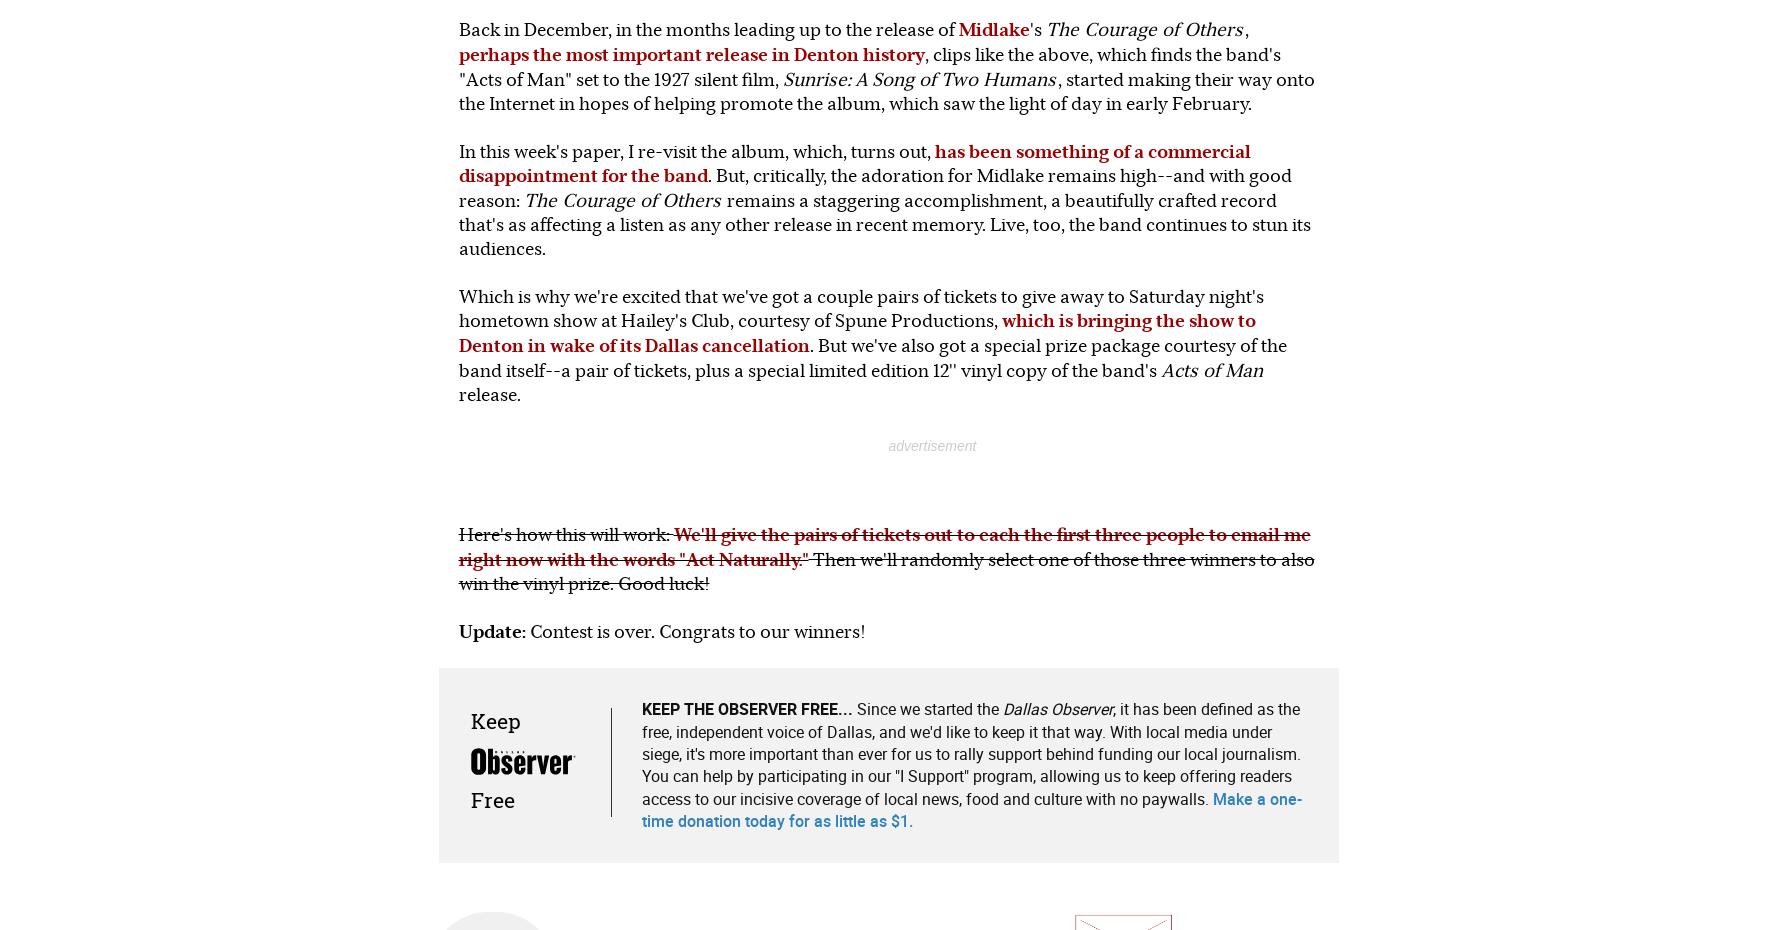 This screenshot has height=930, width=1777. Describe the element at coordinates (564, 532) in the screenshot. I see `'Here's how this will work:'` at that location.